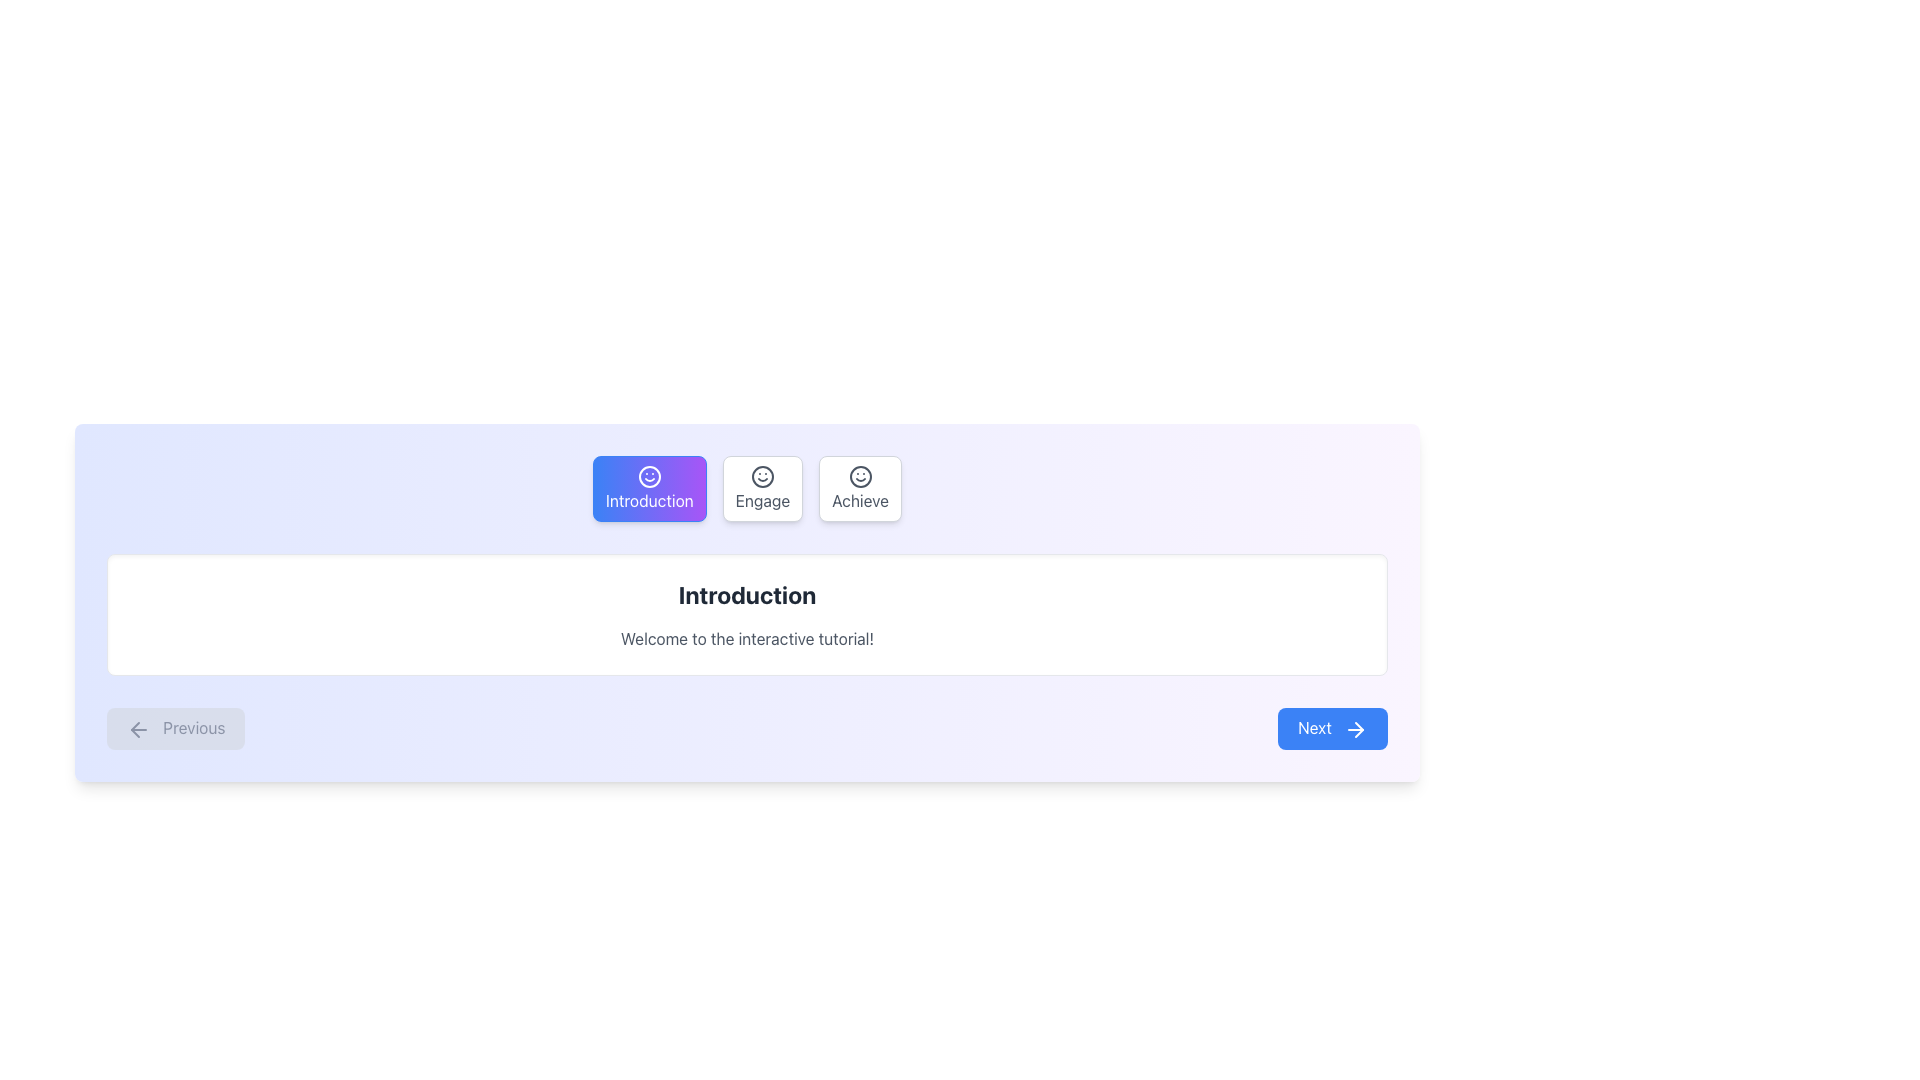 The height and width of the screenshot is (1080, 1920). What do you see at coordinates (649, 489) in the screenshot?
I see `the first button in the horizontal menu that navigates to the 'Introduction' section, located to the left of the 'Engage' and 'Achieve' buttons` at bounding box center [649, 489].